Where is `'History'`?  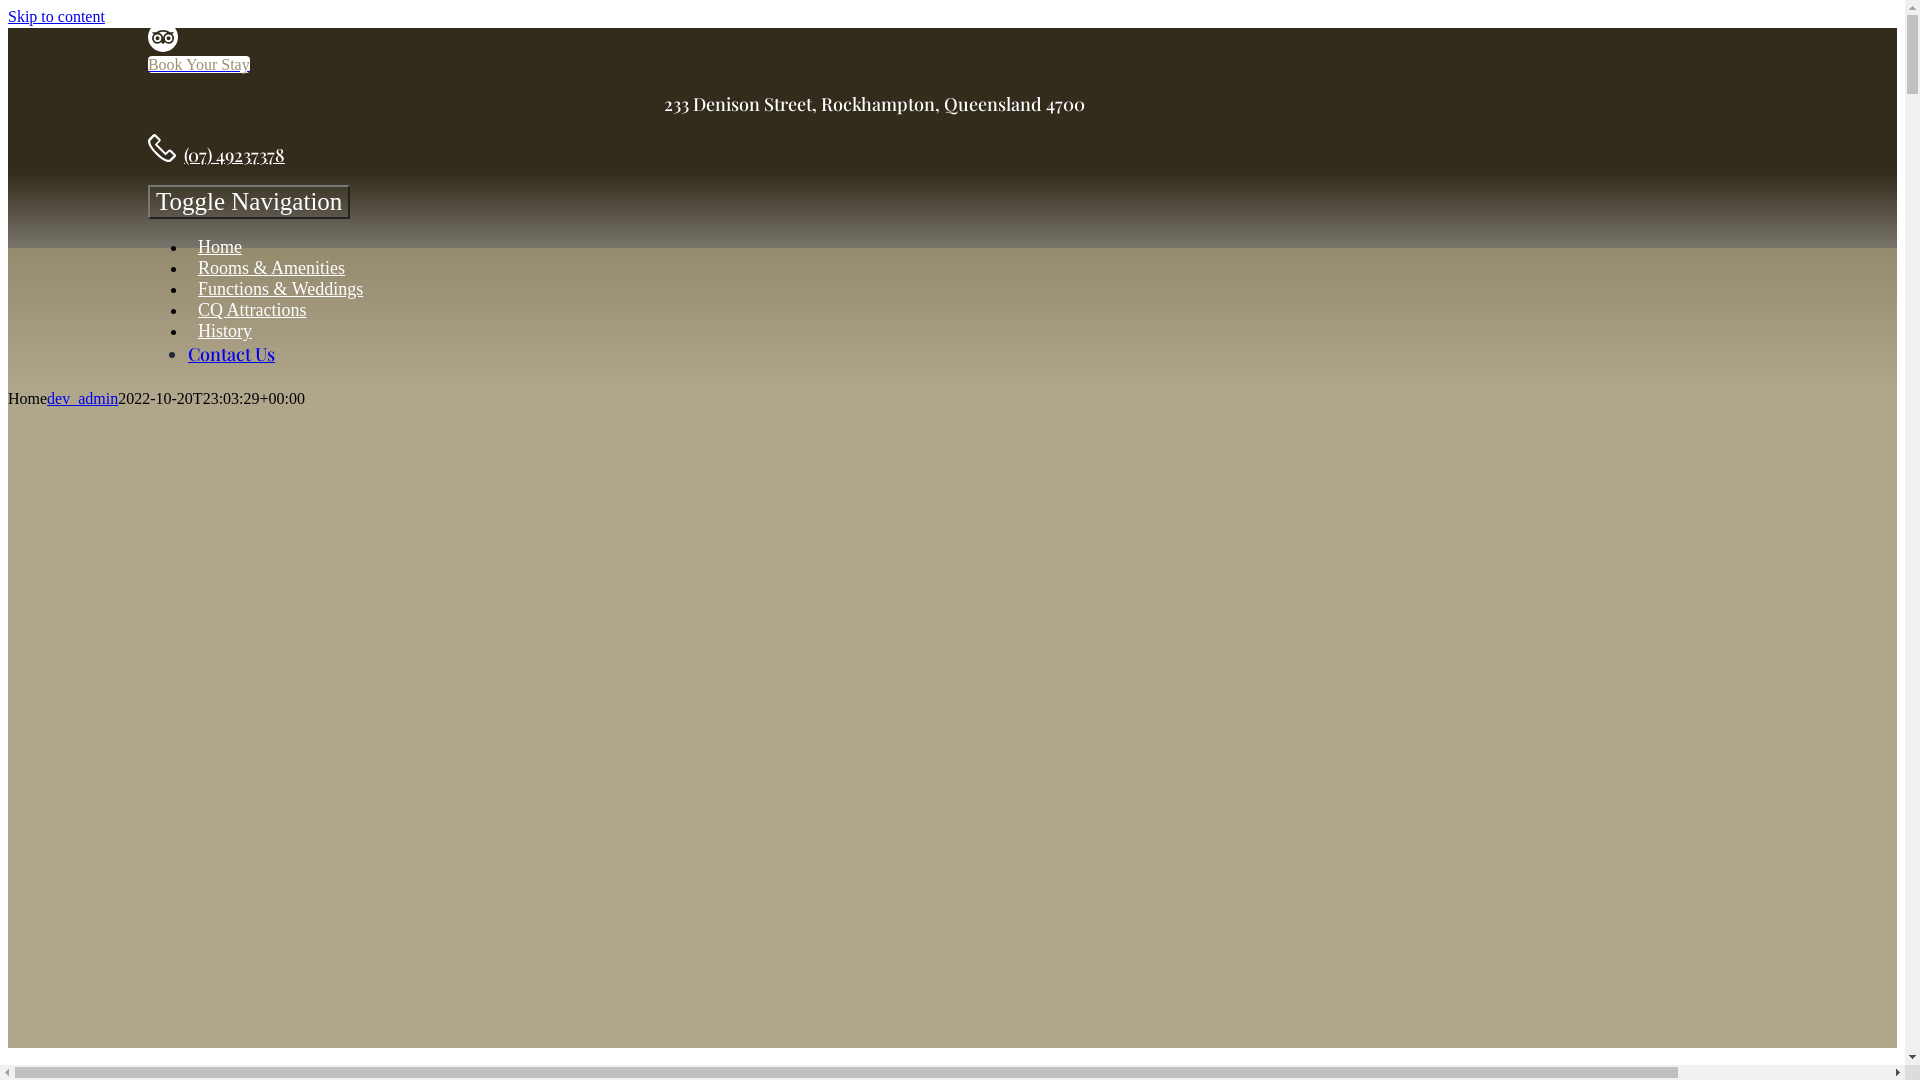
'History' is located at coordinates (225, 330).